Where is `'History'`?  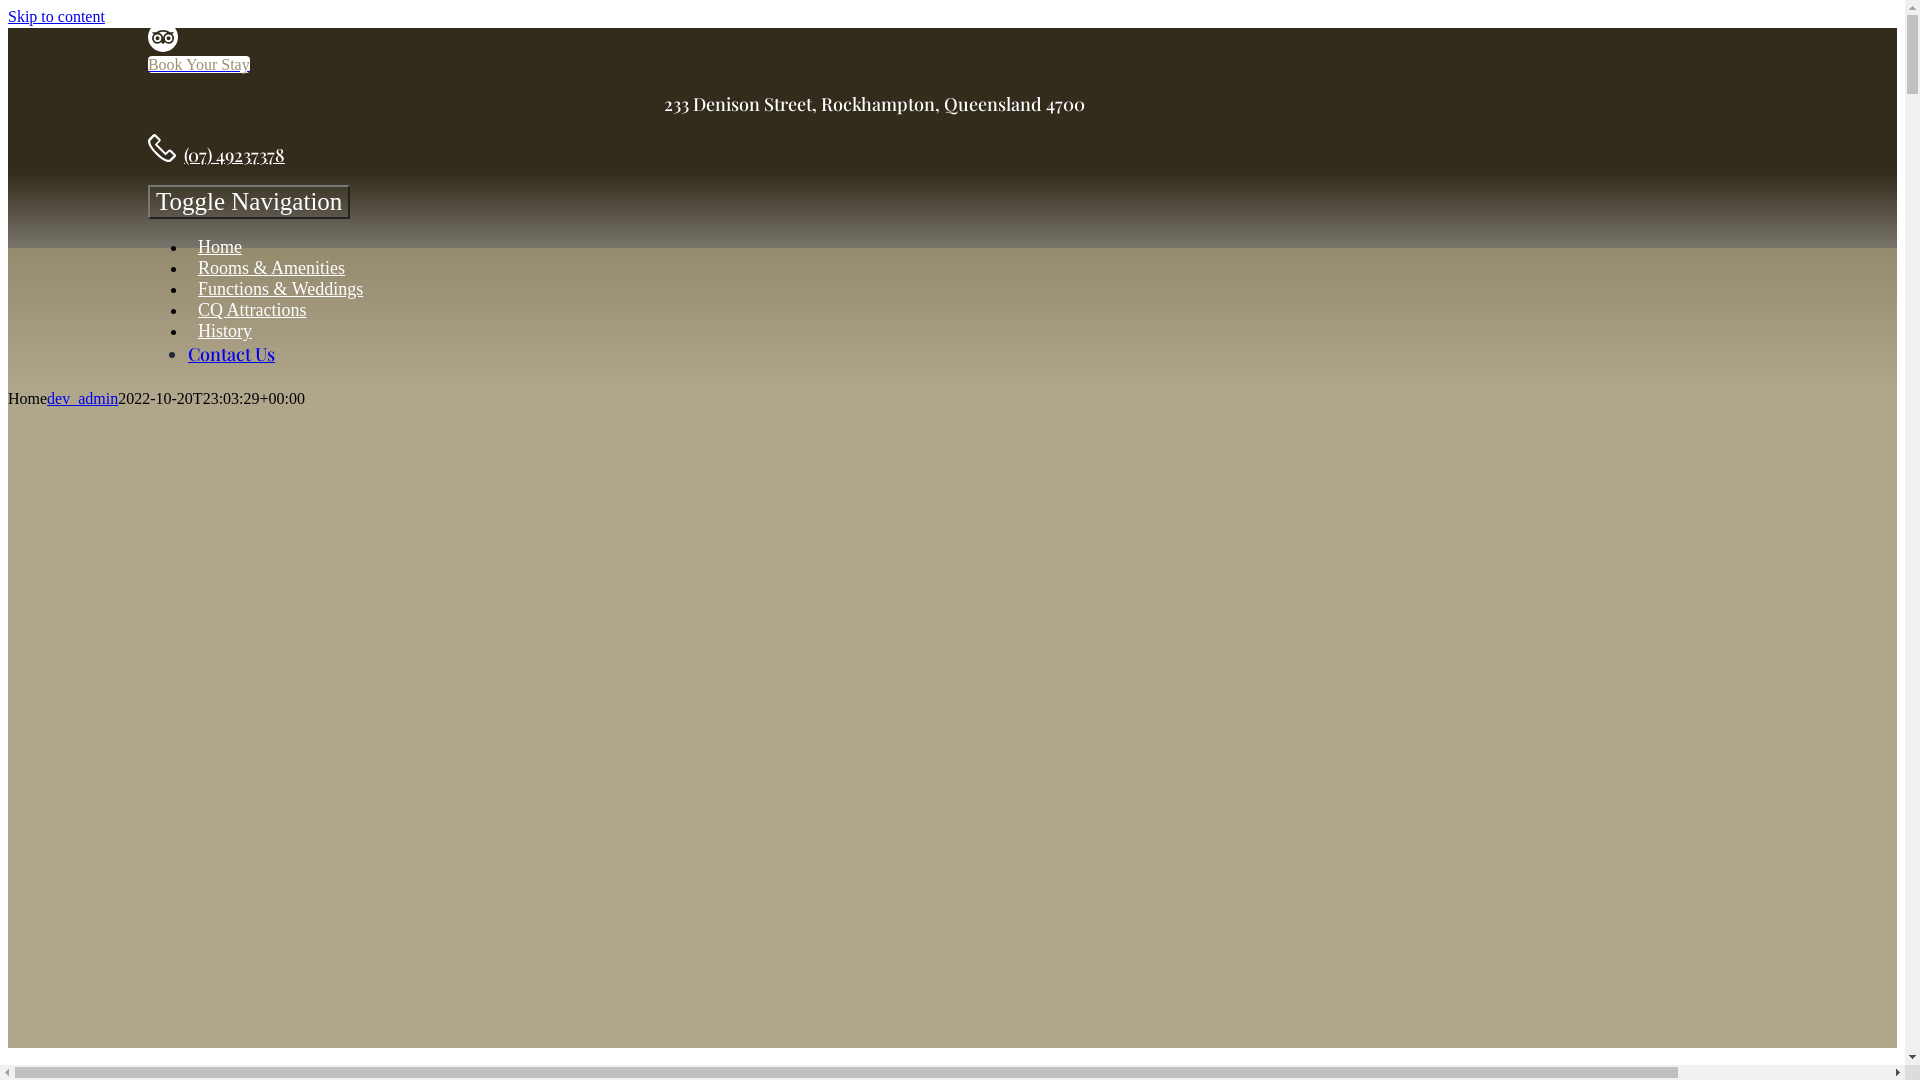
'History' is located at coordinates (225, 330).